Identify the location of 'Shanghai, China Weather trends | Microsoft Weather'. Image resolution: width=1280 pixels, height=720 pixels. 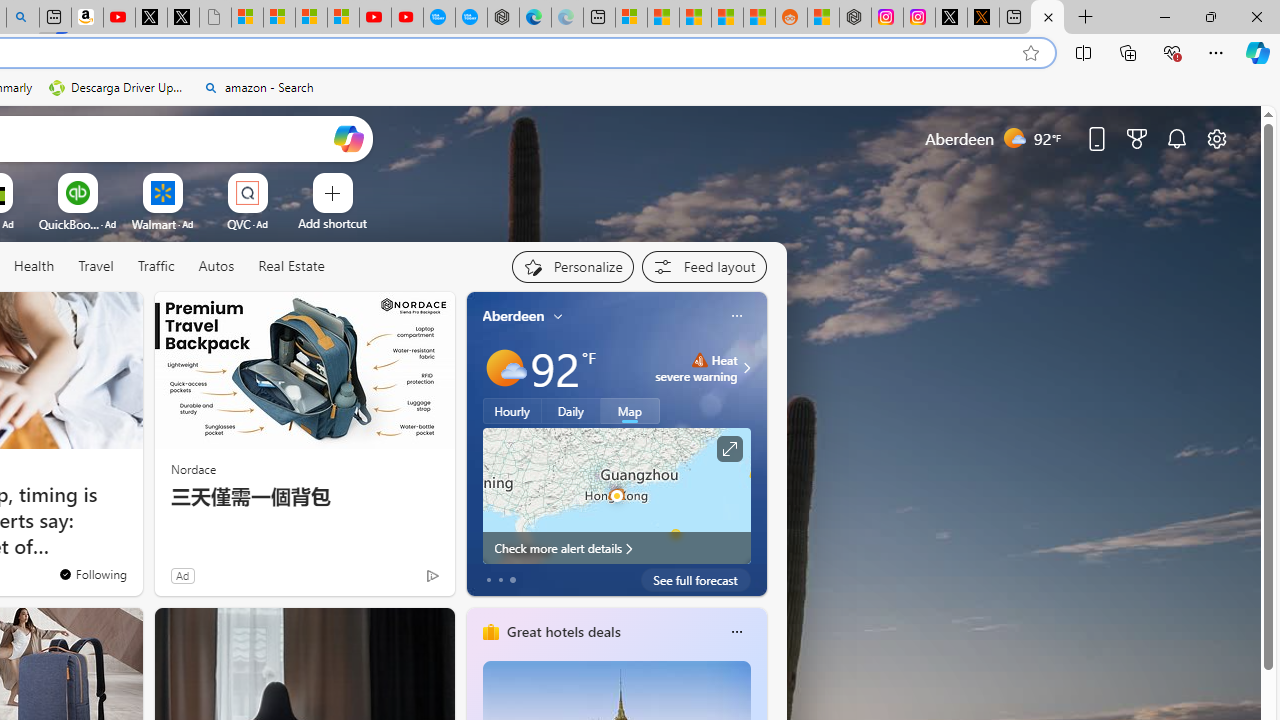
(758, 17).